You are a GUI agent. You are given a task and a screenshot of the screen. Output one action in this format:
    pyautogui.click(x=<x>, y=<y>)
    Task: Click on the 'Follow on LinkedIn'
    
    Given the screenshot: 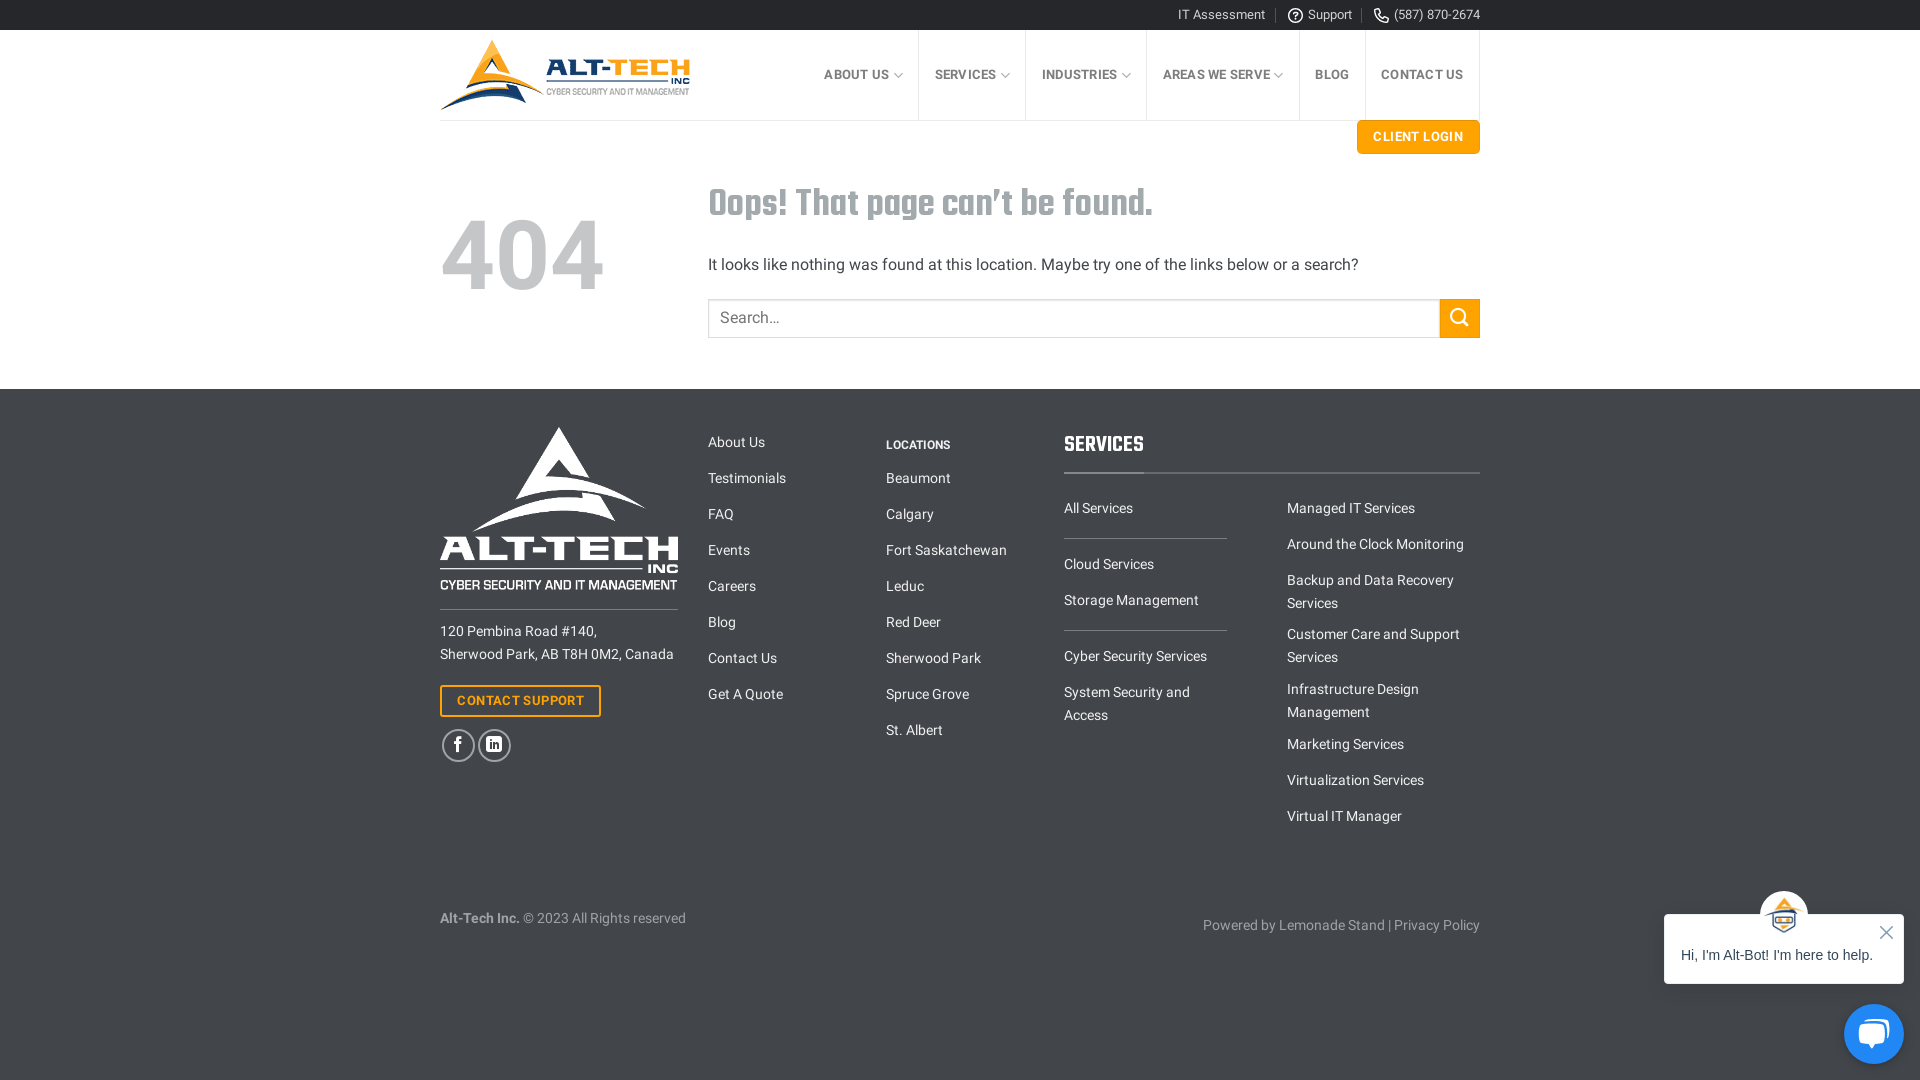 What is the action you would take?
    pyautogui.click(x=494, y=745)
    